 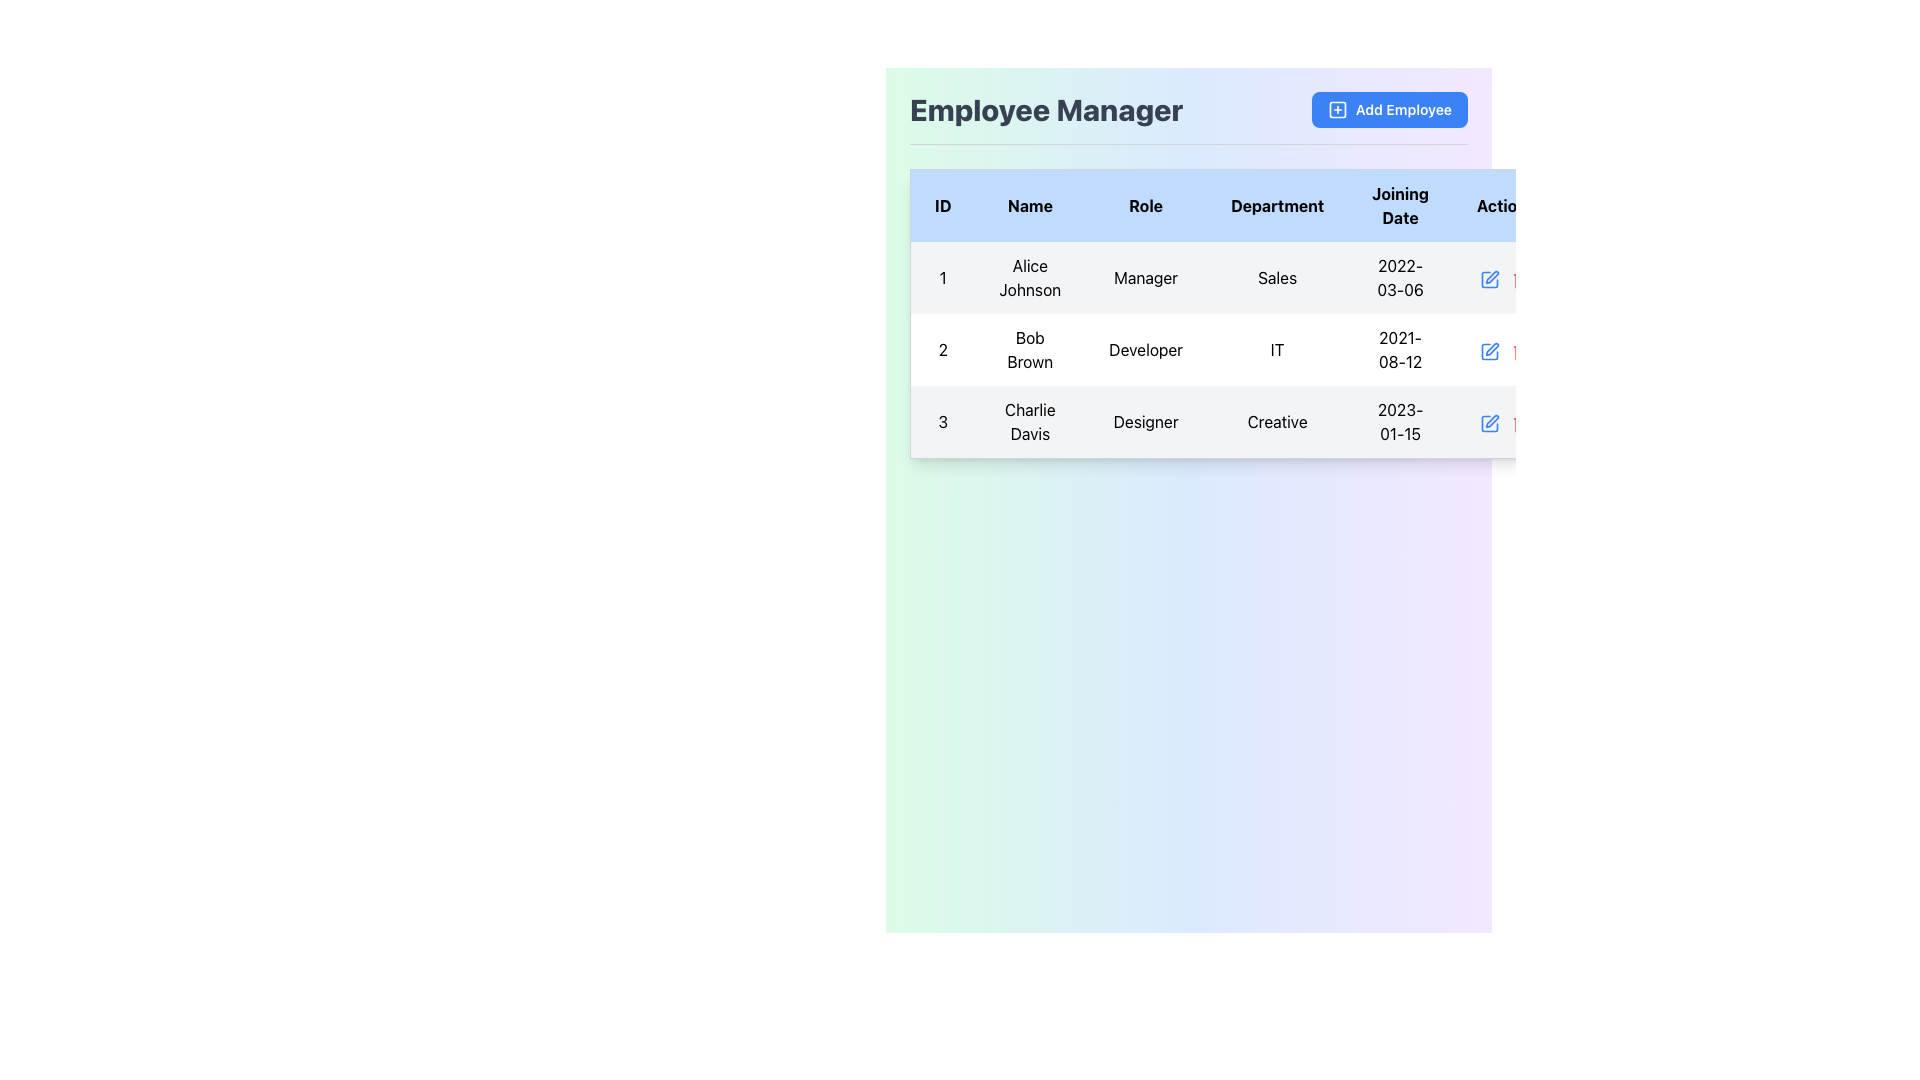 I want to click on the text label representing the name of the individual in the employee management table for user ID '2', so click(x=1030, y=349).